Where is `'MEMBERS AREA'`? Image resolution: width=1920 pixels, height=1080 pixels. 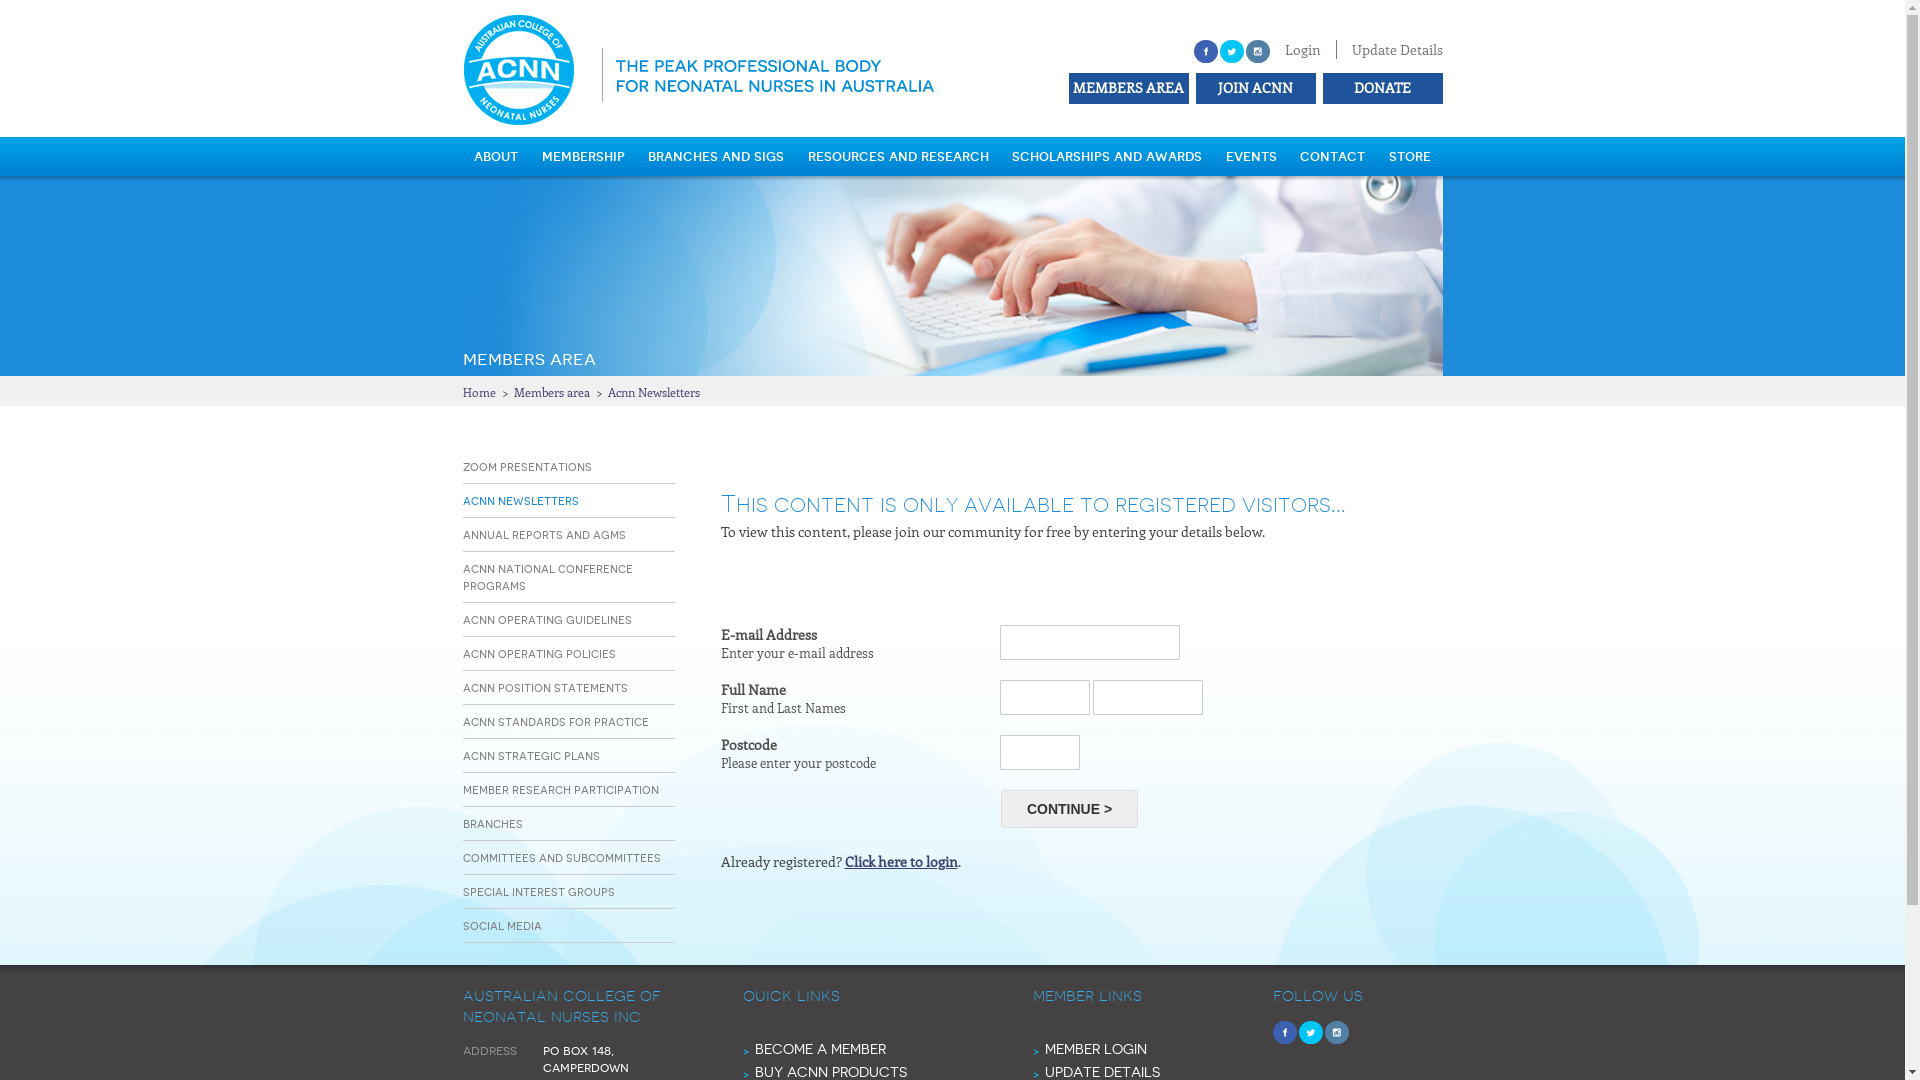
'MEMBERS AREA' is located at coordinates (1126, 86).